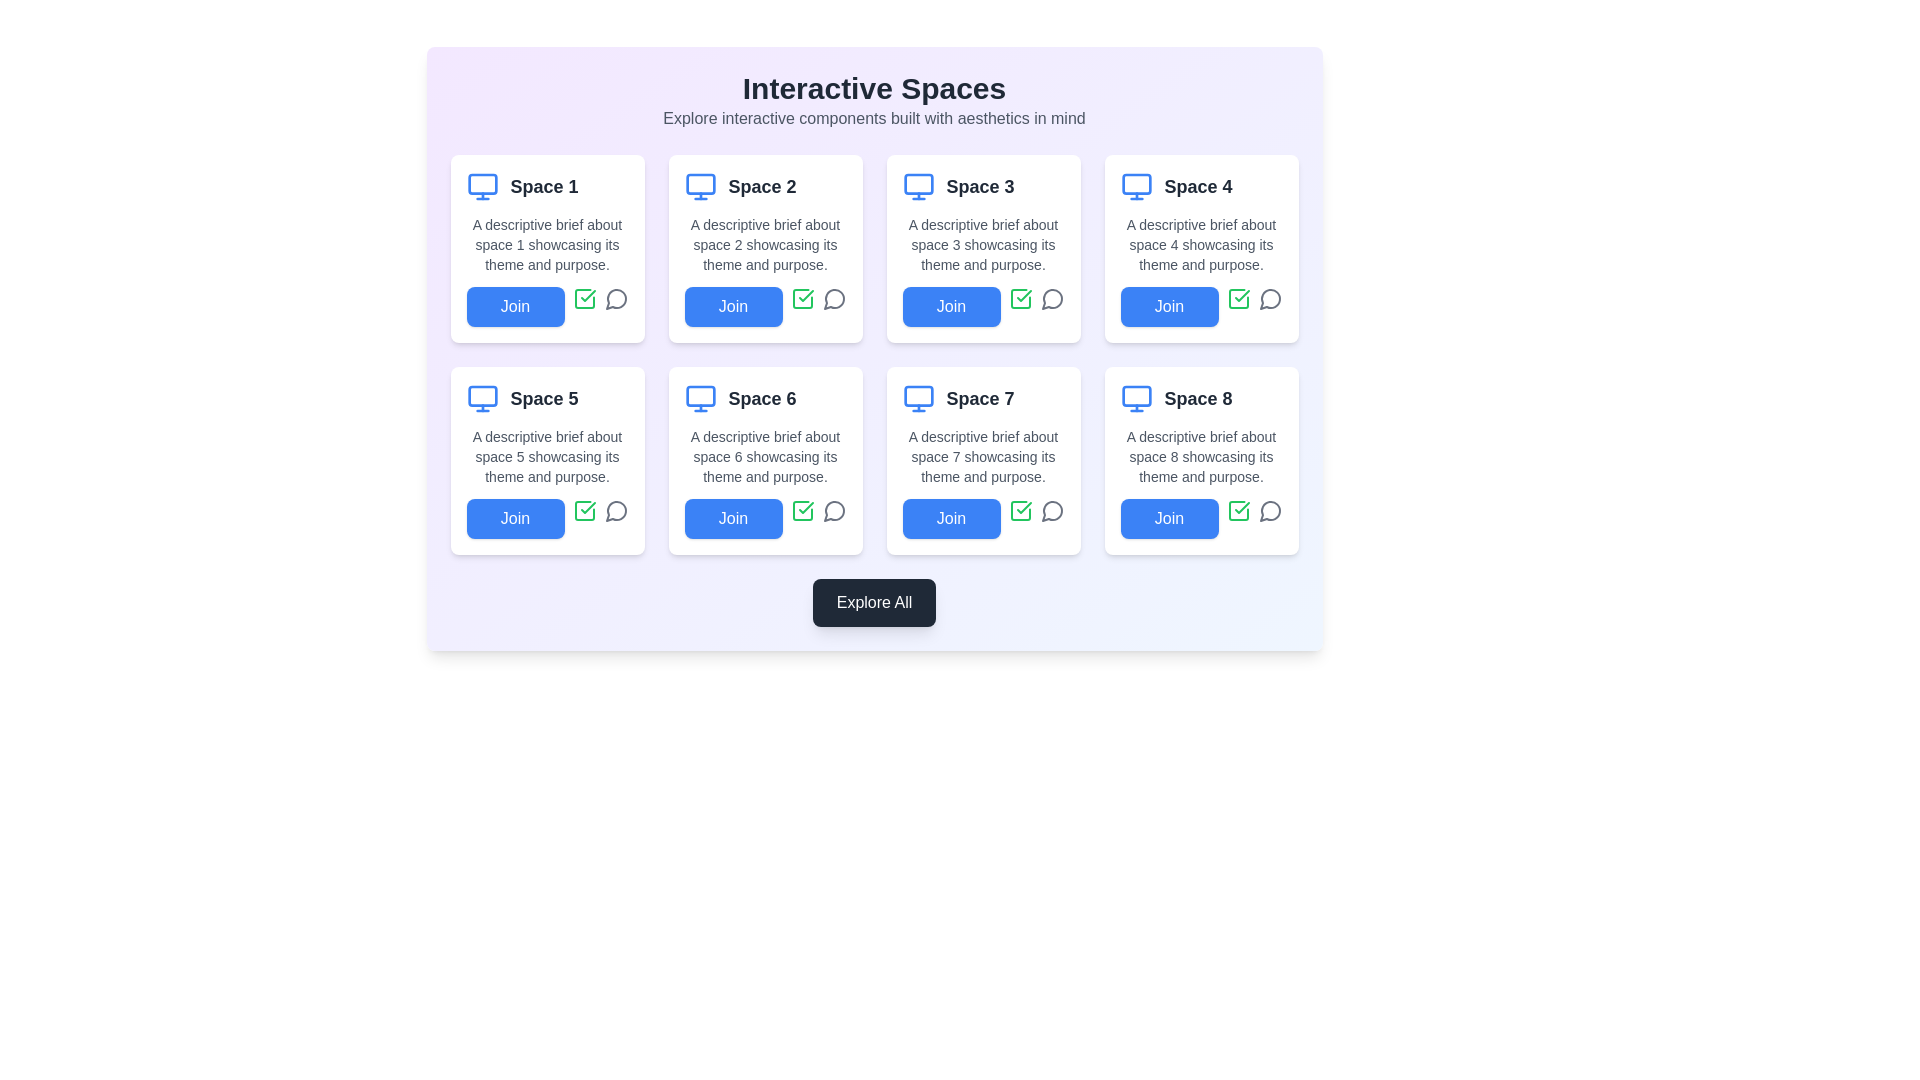  I want to click on the informational text description summarizing the theme and purpose of 'Space 2', which is the second item in a grid of cards, positioned above the 'Join' button, so click(764, 244).